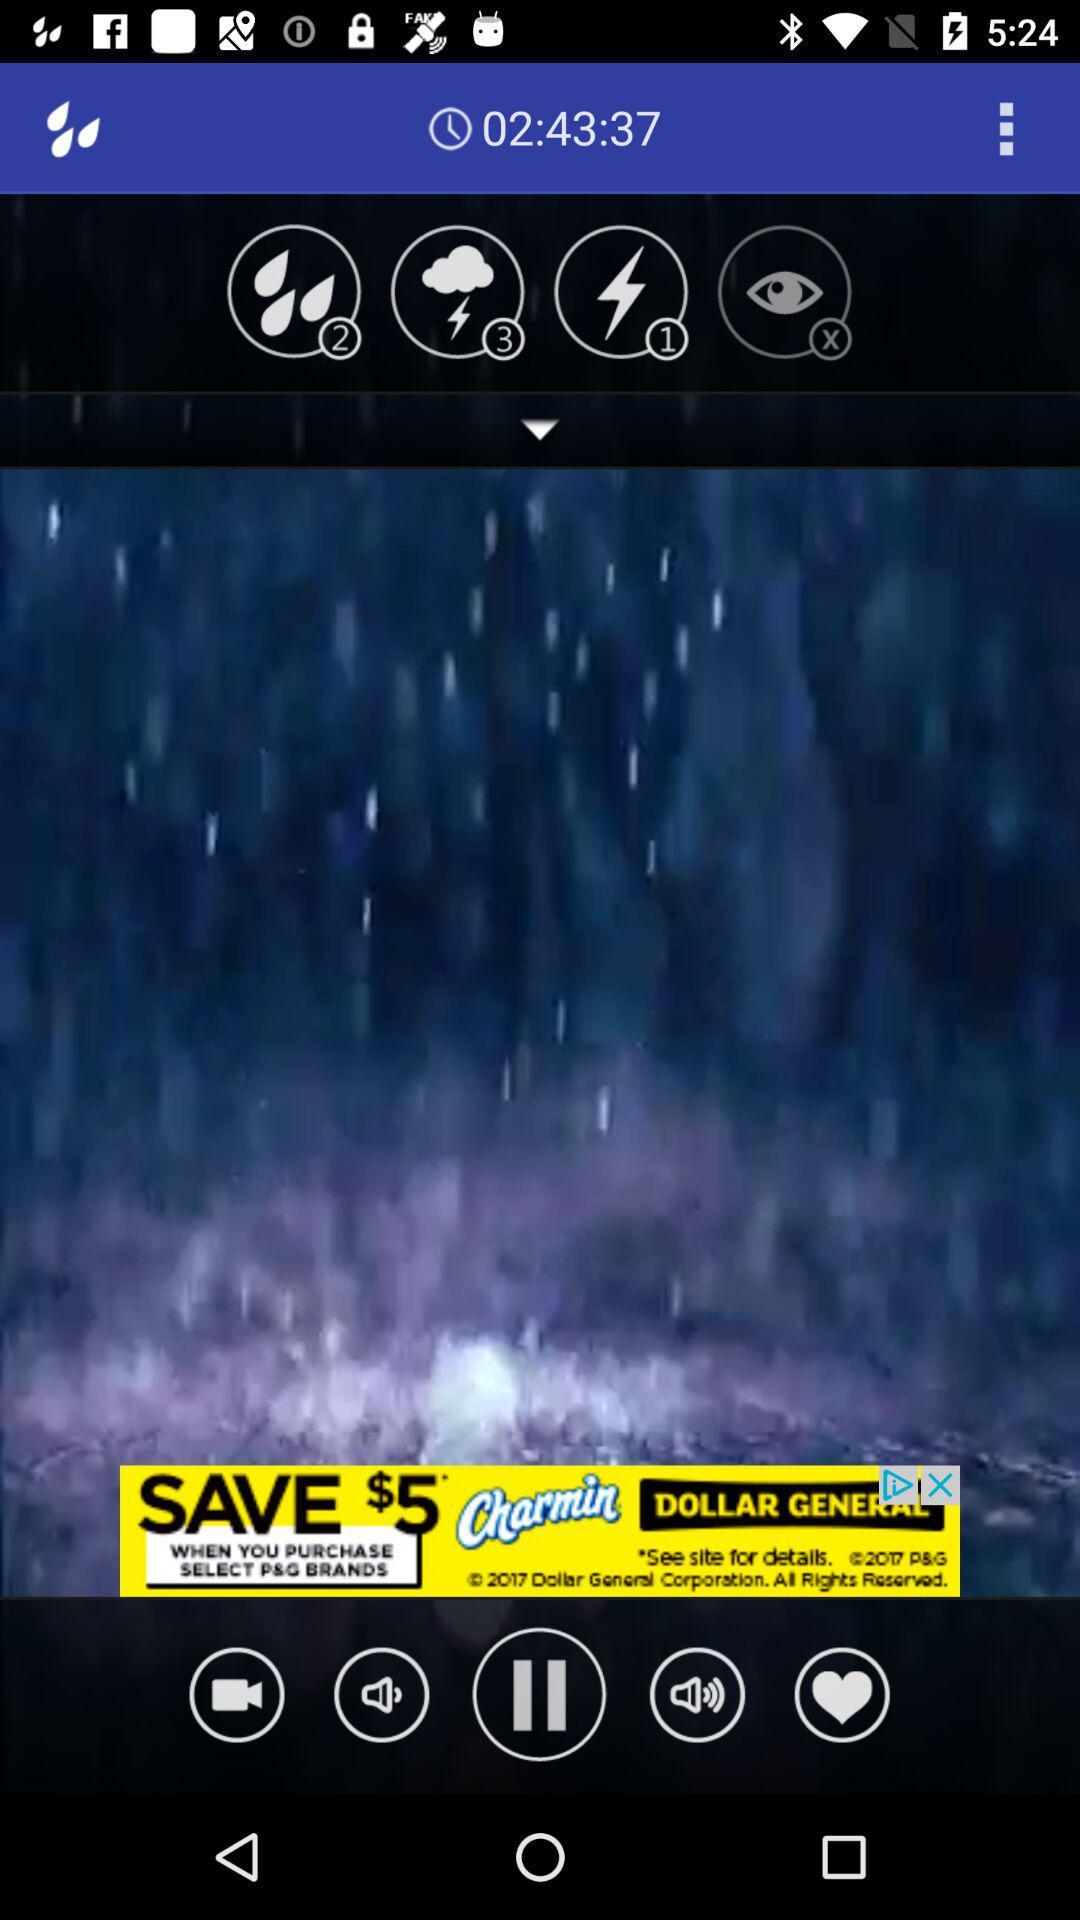 The height and width of the screenshot is (1920, 1080). What do you see at coordinates (1006, 127) in the screenshot?
I see `open the options menu` at bounding box center [1006, 127].